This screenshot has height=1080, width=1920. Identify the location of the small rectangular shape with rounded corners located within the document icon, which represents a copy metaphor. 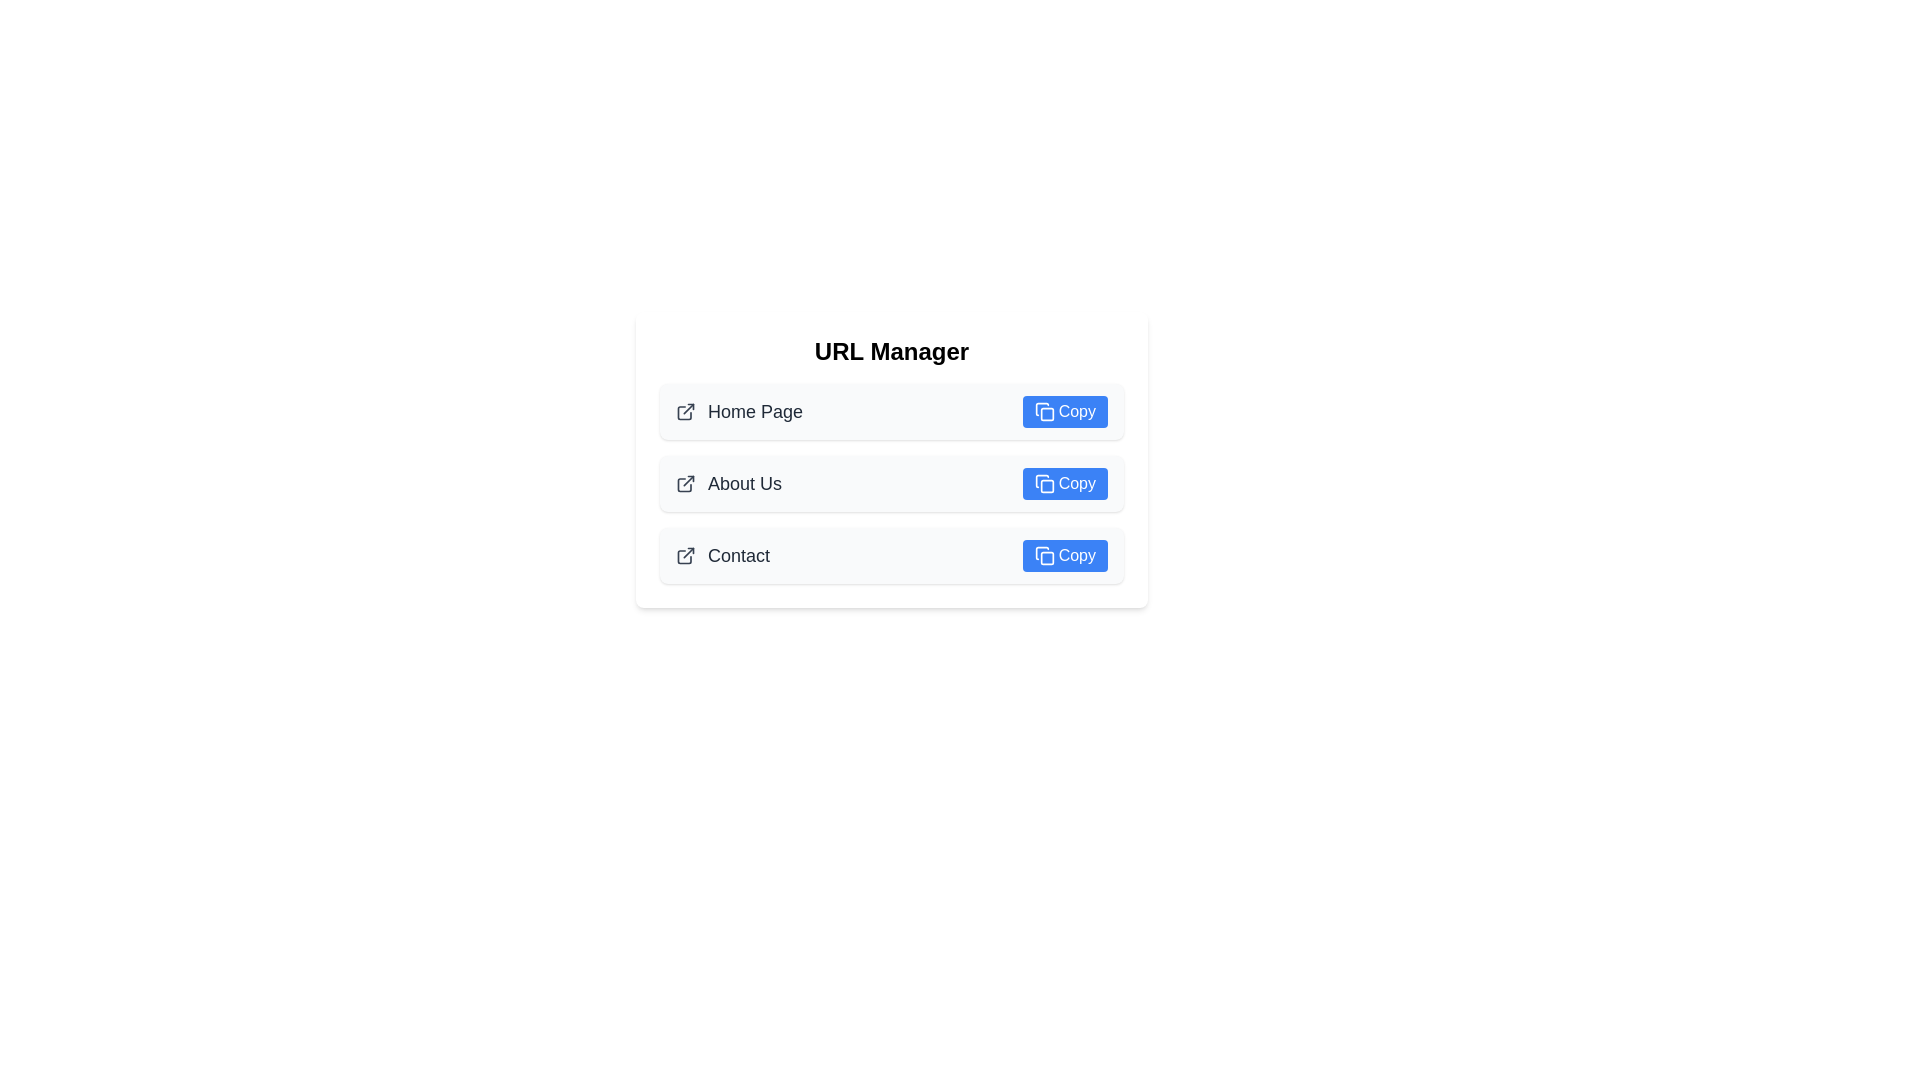
(1046, 413).